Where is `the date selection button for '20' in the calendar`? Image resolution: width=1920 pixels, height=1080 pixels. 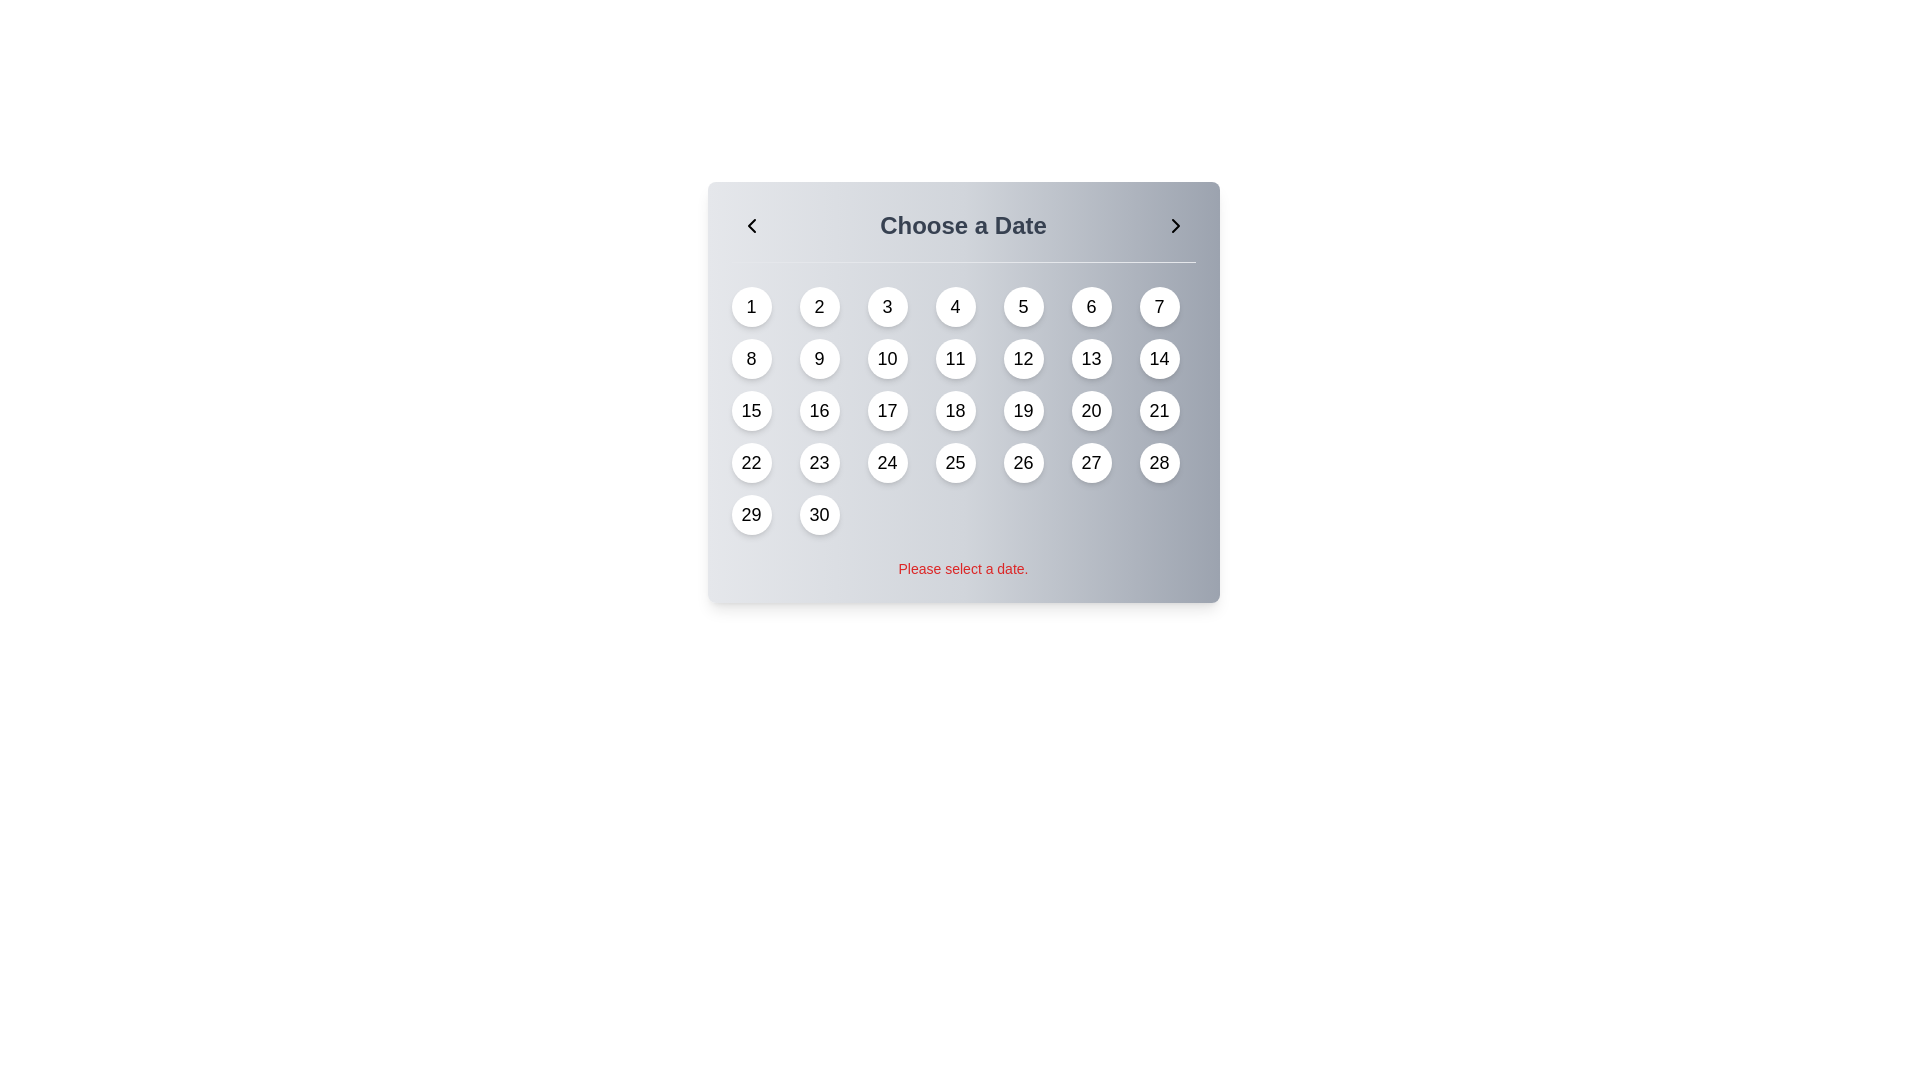
the date selection button for '20' in the calendar is located at coordinates (1090, 410).